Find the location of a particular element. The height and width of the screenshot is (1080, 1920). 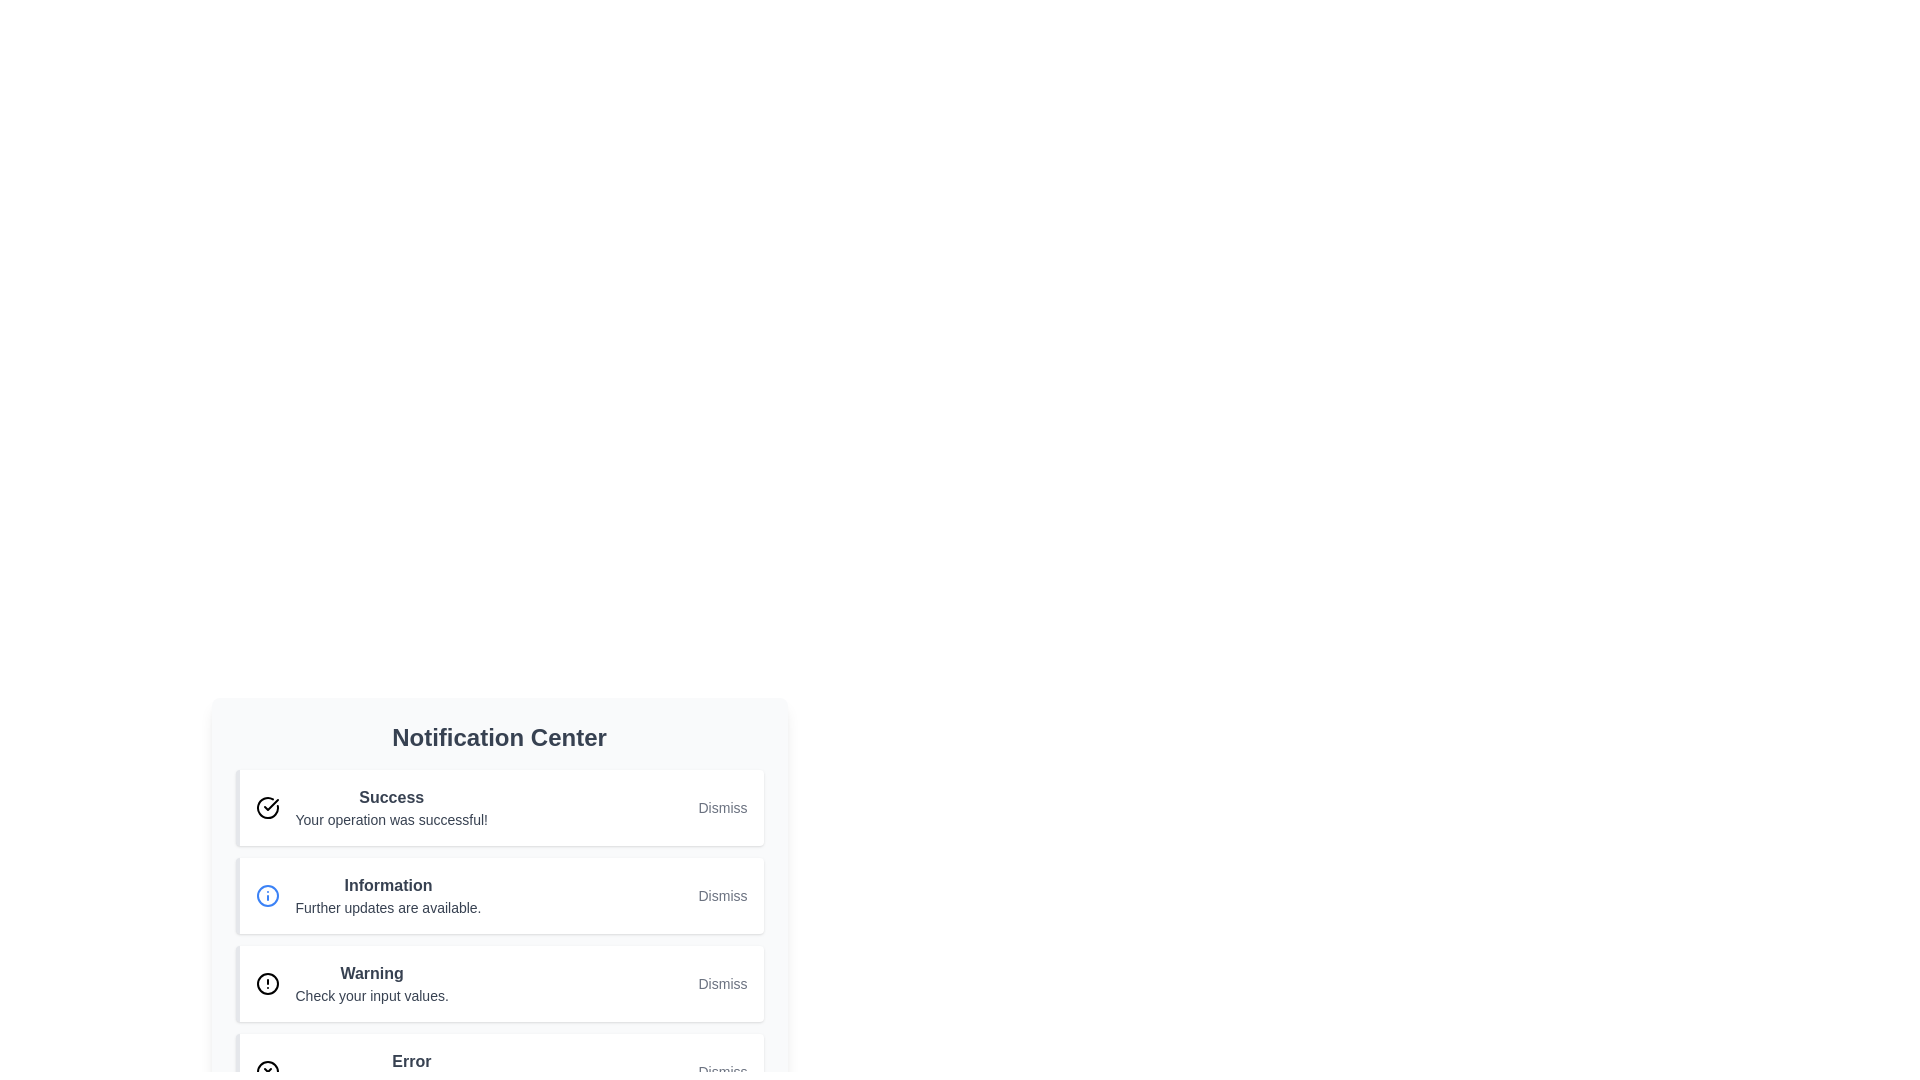

the Label that provides detailed information about the success status, located immediately below the 'Success' label in the first notification card of the notification center is located at coordinates (391, 820).